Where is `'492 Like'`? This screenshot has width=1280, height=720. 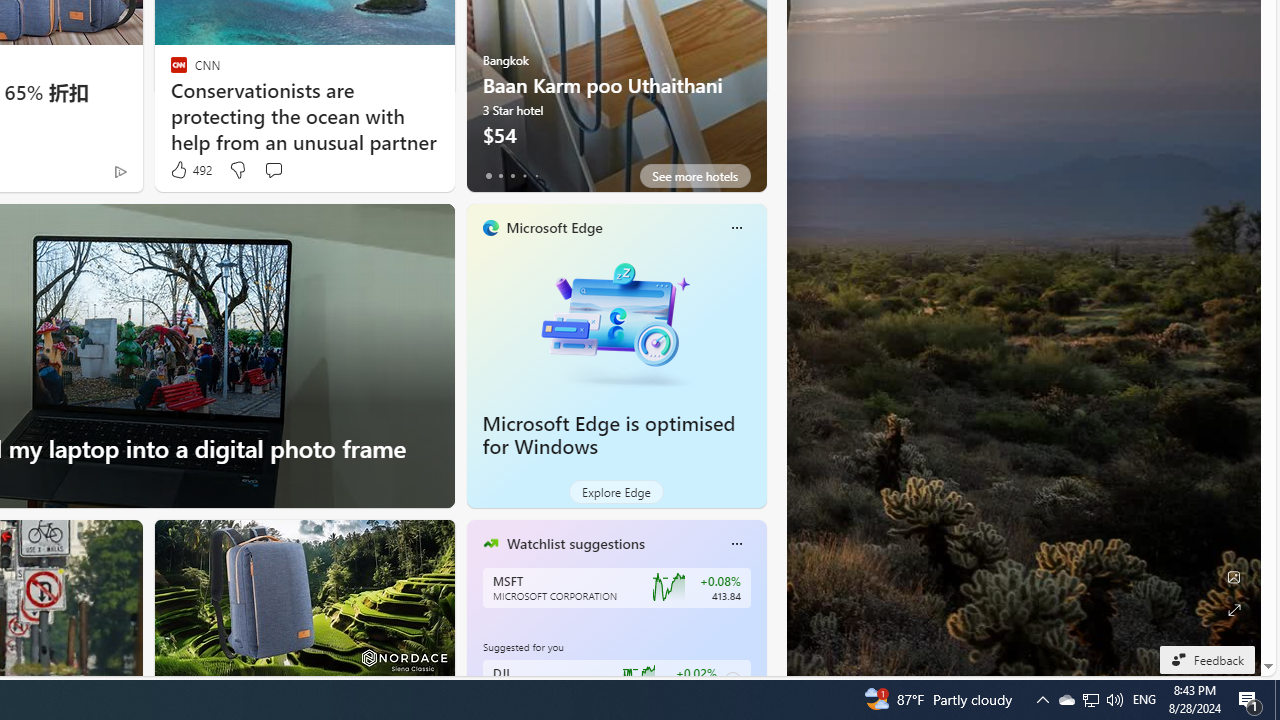 '492 Like' is located at coordinates (190, 169).